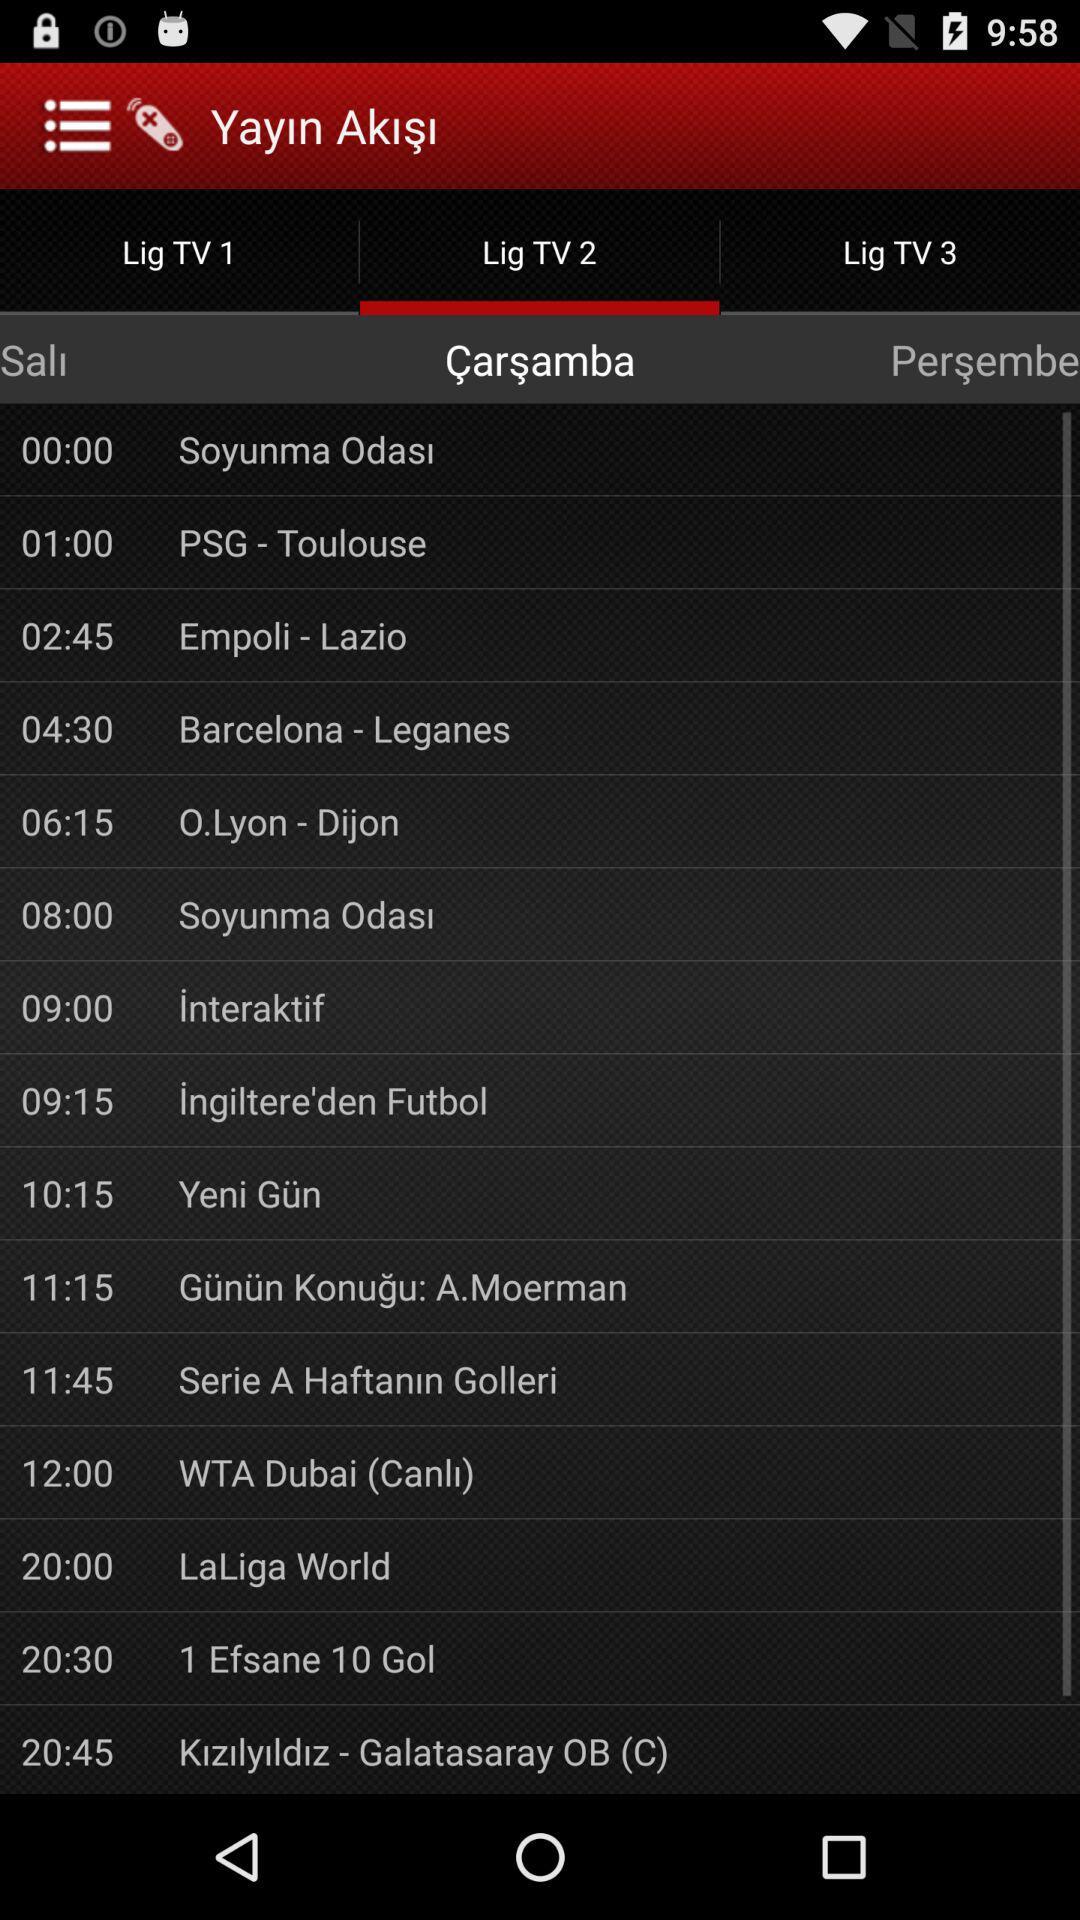  What do you see at coordinates (617, 1750) in the screenshot?
I see `the app below the 1 efsane 10 item` at bounding box center [617, 1750].